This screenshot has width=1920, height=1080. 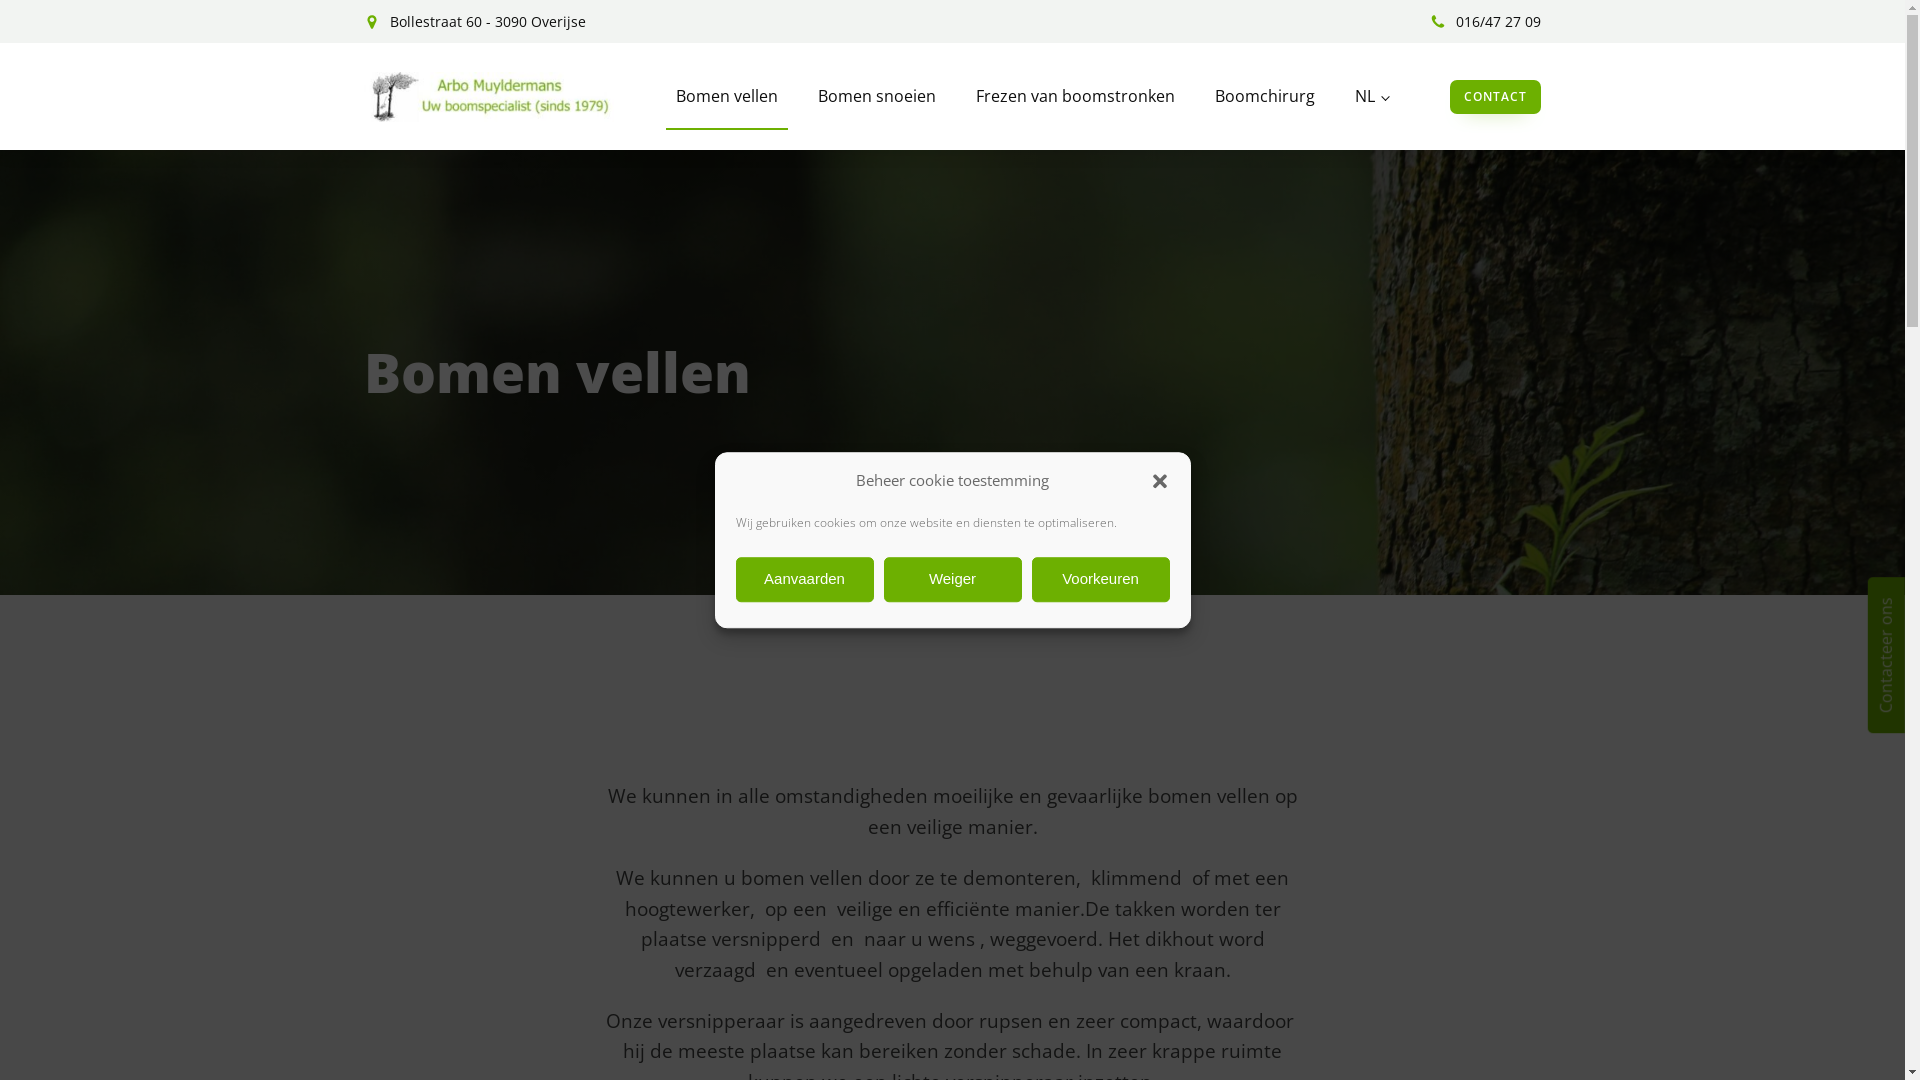 What do you see at coordinates (1099, 579) in the screenshot?
I see `'Voorkeuren'` at bounding box center [1099, 579].